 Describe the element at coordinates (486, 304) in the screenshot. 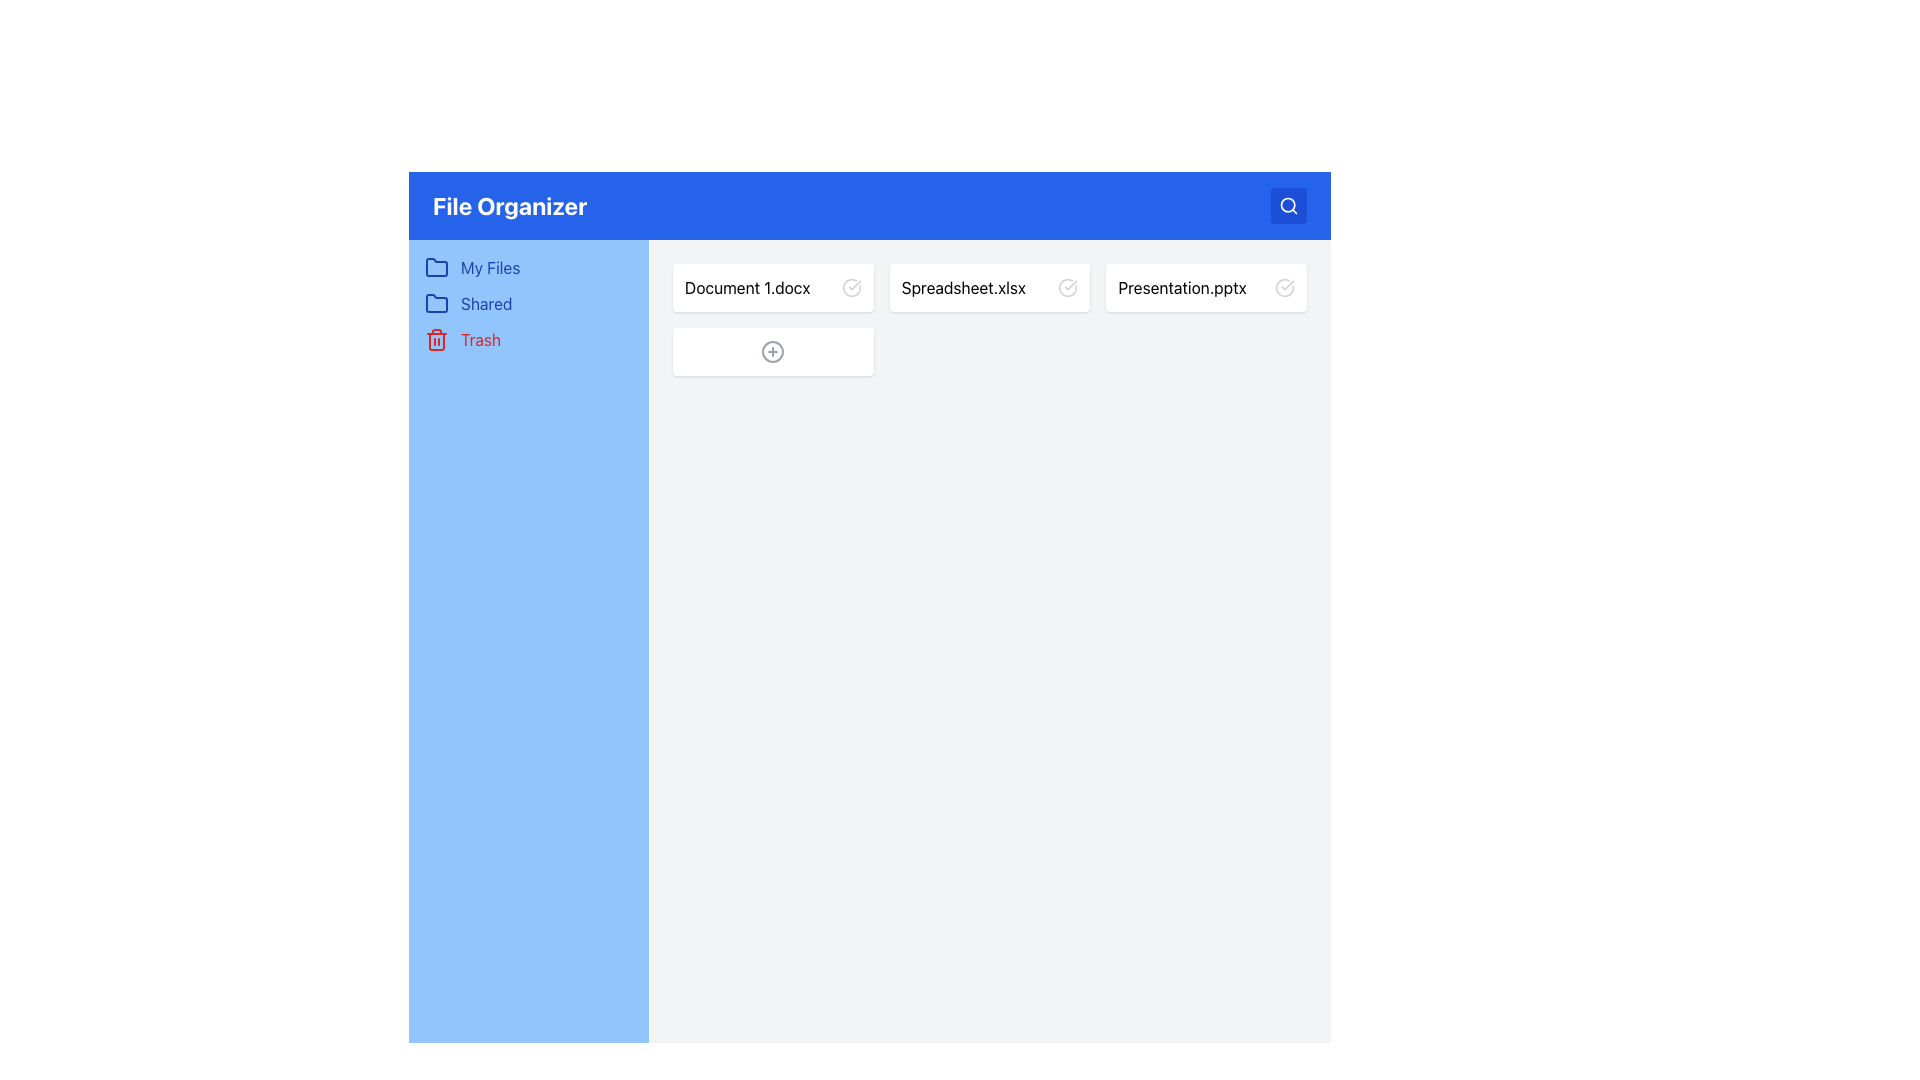

I see `the 'Shared' folder label, which is the second item in the vertical list under 'File Organizer'` at that location.